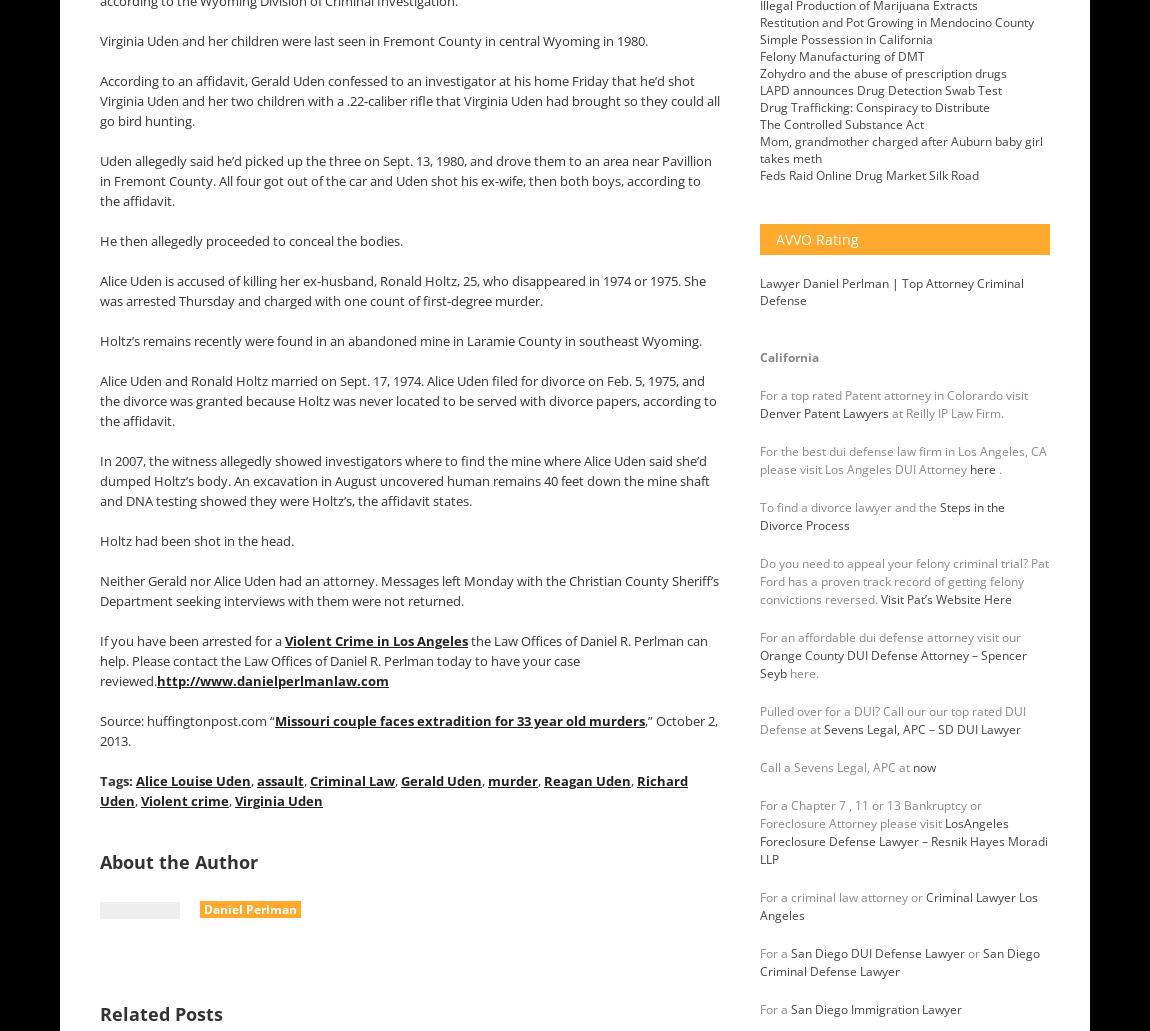 This screenshot has height=1031, width=1150. I want to click on 'For an affordable dui defense attorney visit our', so click(890, 637).